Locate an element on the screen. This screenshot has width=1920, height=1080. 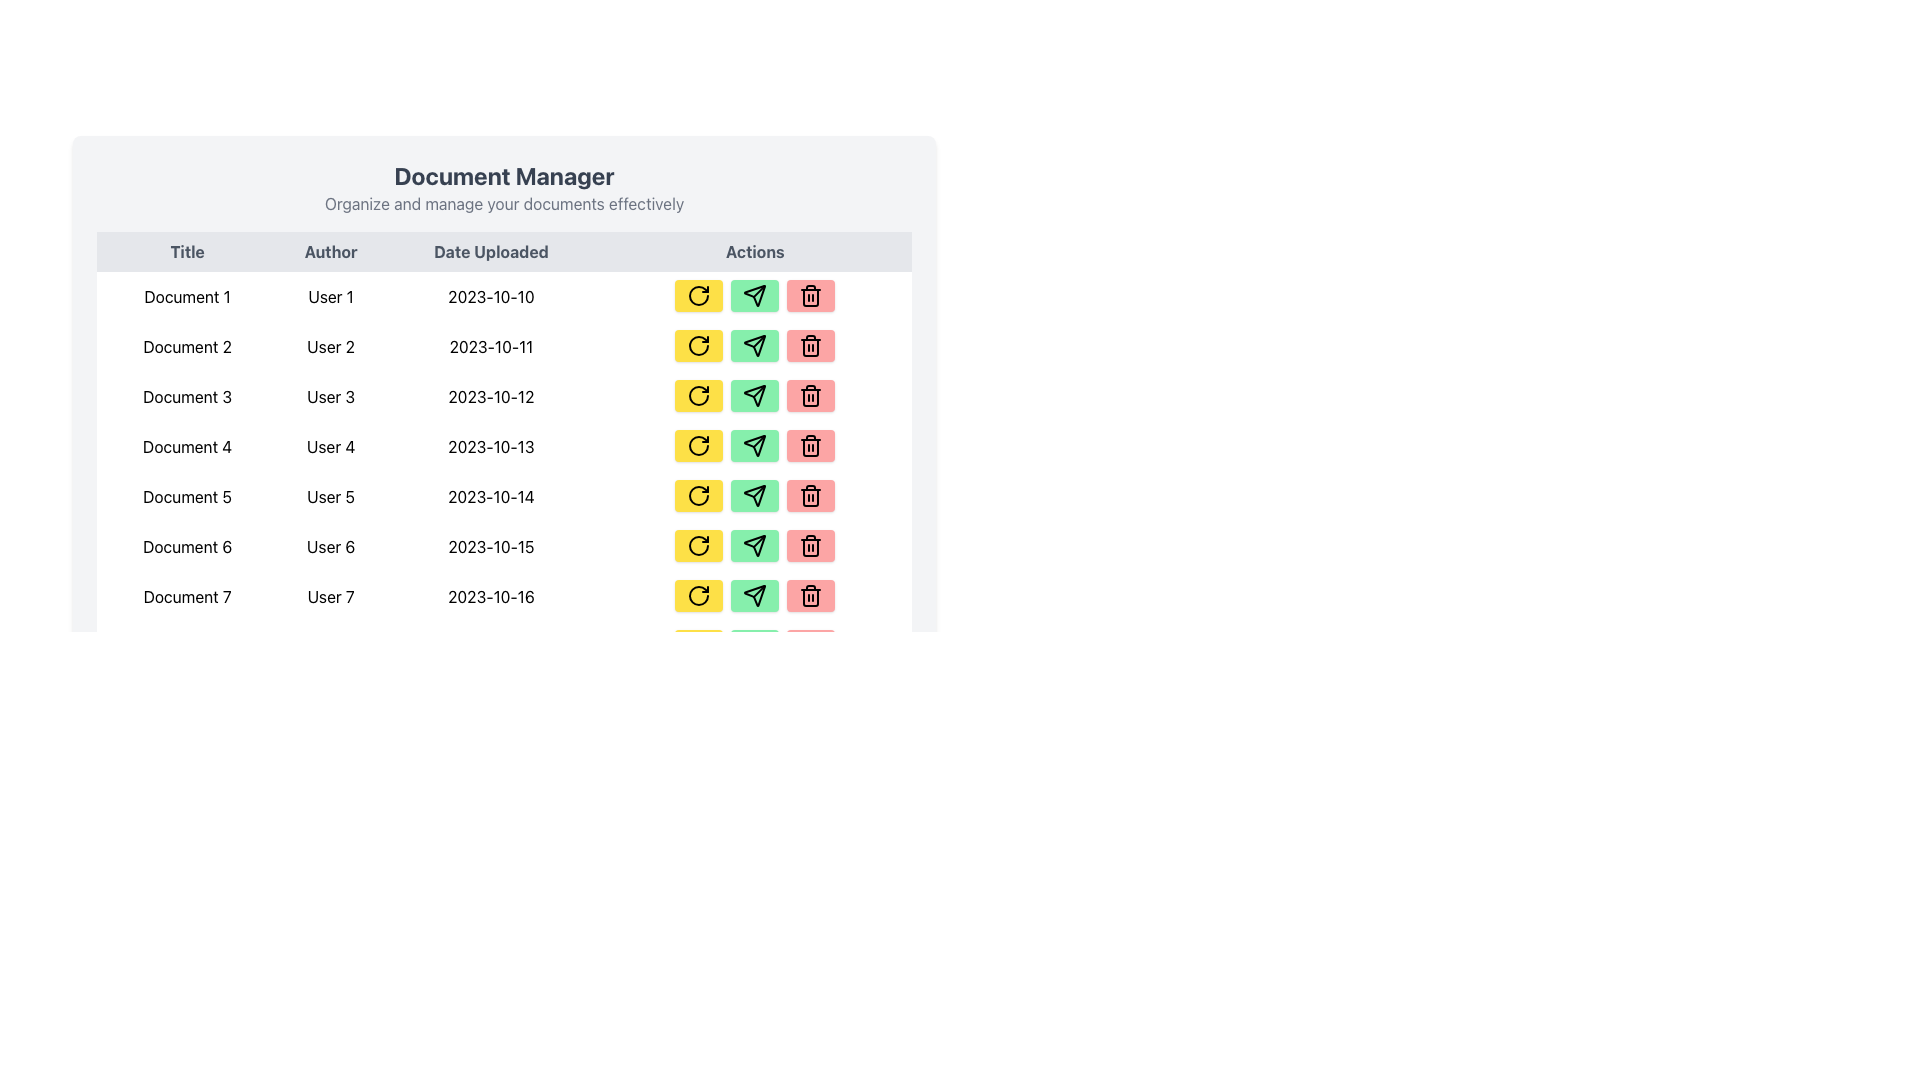
the 'send' button located in the 'Actions' column of the document management interface, positioned between the yellow refresh button and the red delete button for 'Document 6' is located at coordinates (754, 546).